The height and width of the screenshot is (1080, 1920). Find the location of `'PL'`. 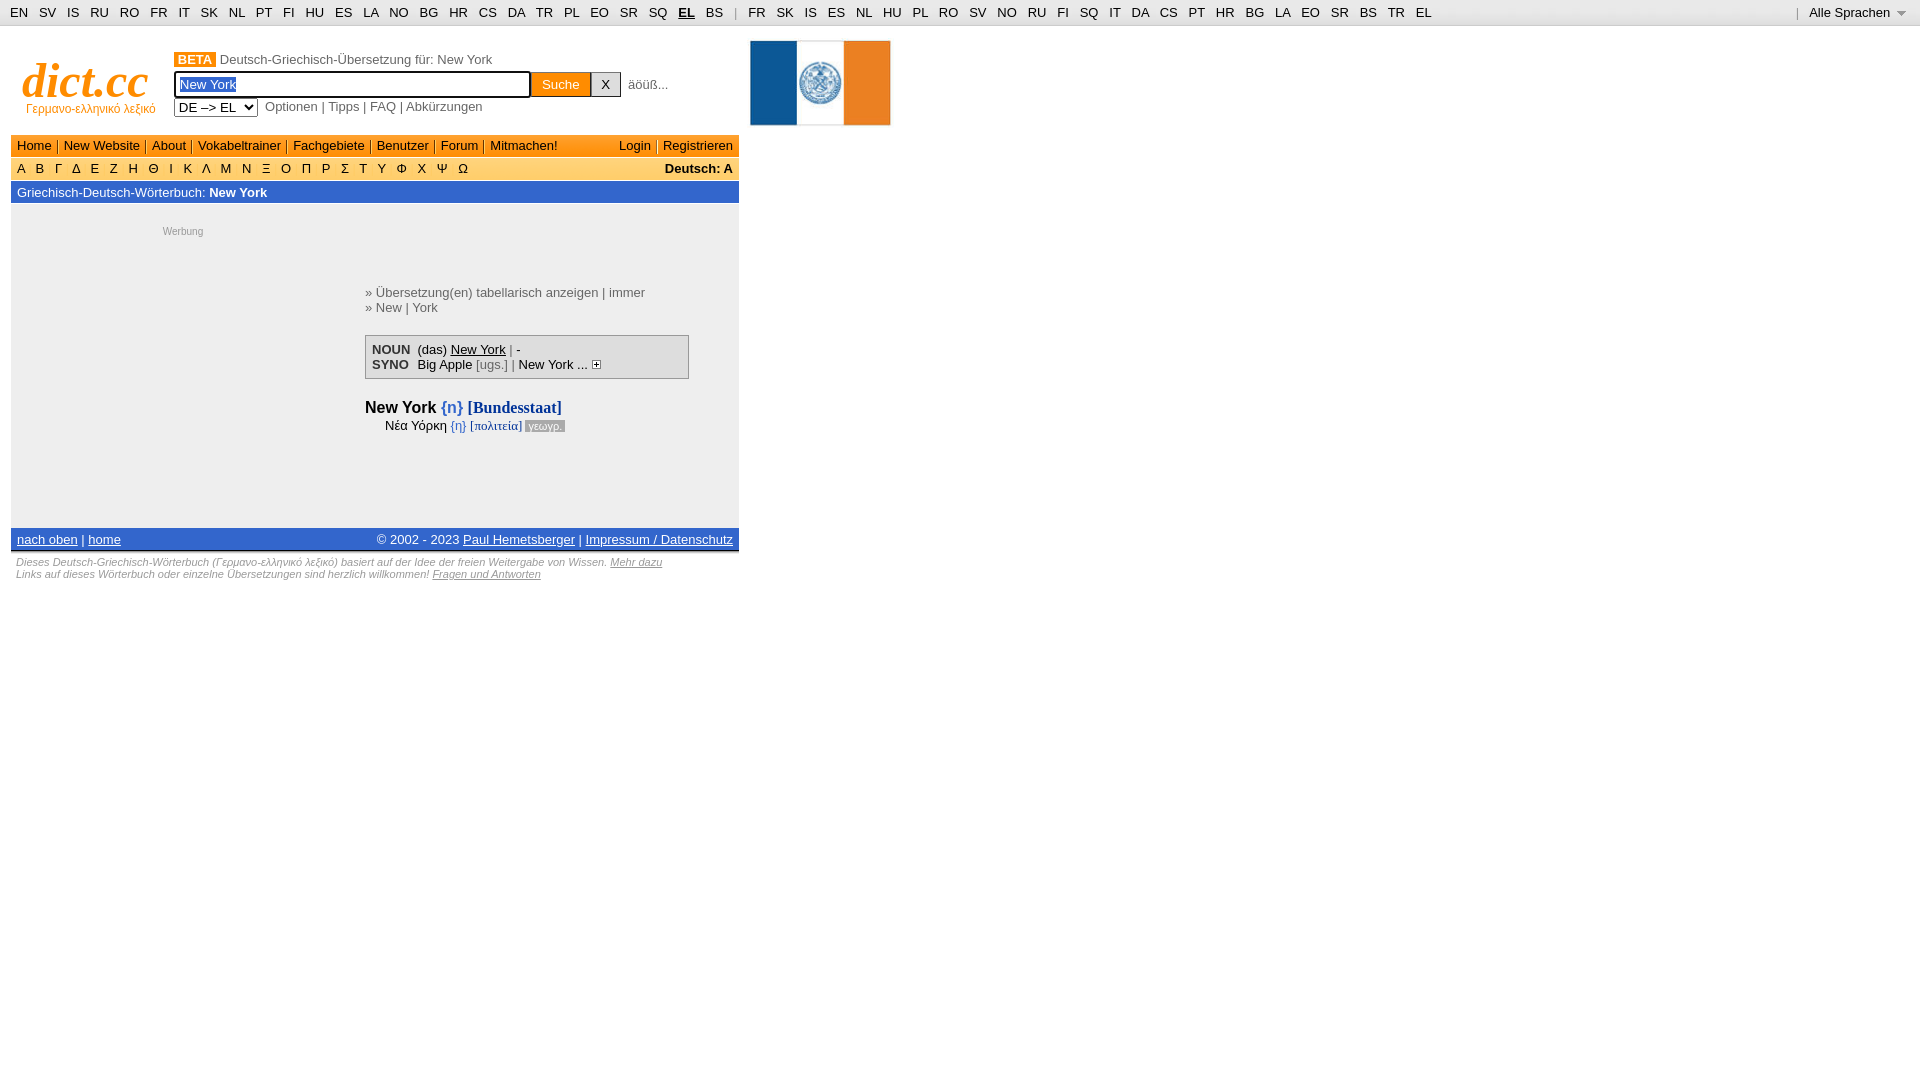

'PL' is located at coordinates (919, 12).